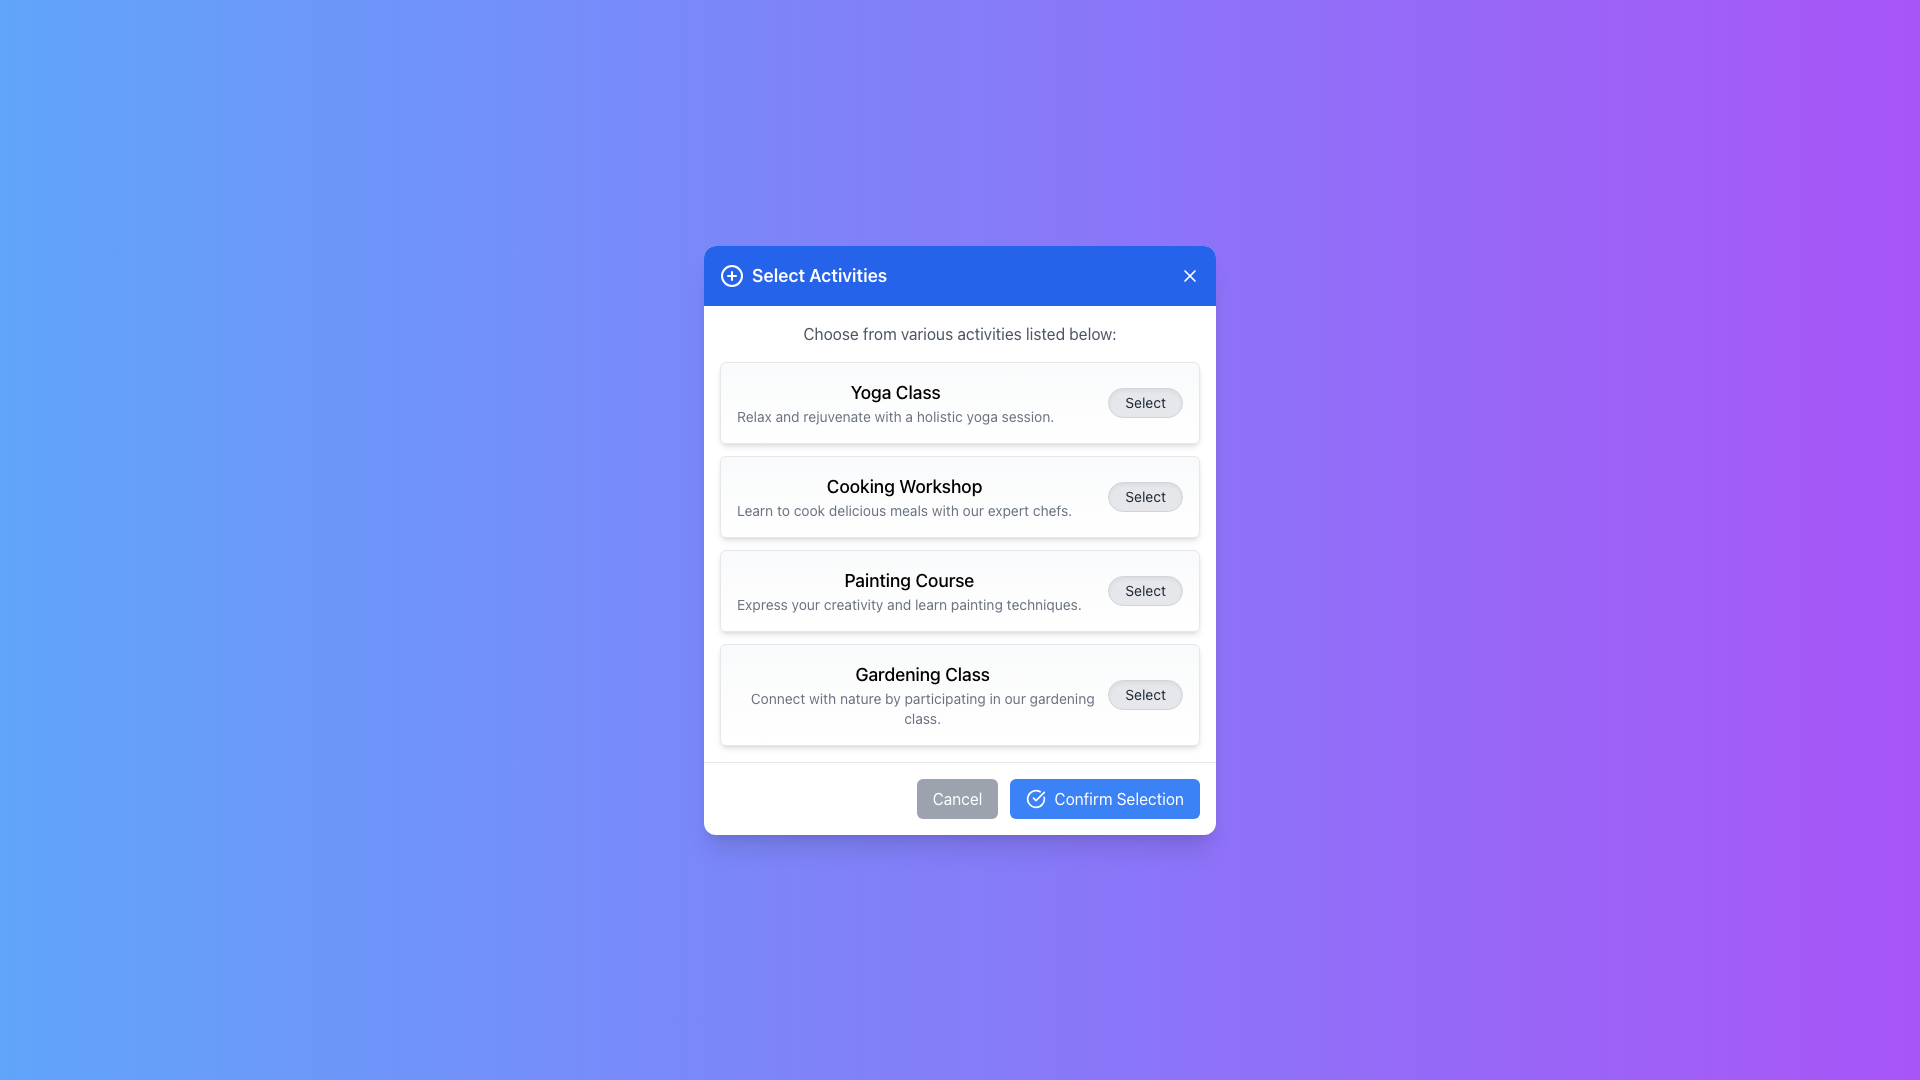 The width and height of the screenshot is (1920, 1080). I want to click on text content of the 'Painting Course' descriptor label, which is the third entry in a vertical list between 'Cooking Workshop' and 'Gardening Class', so click(908, 589).